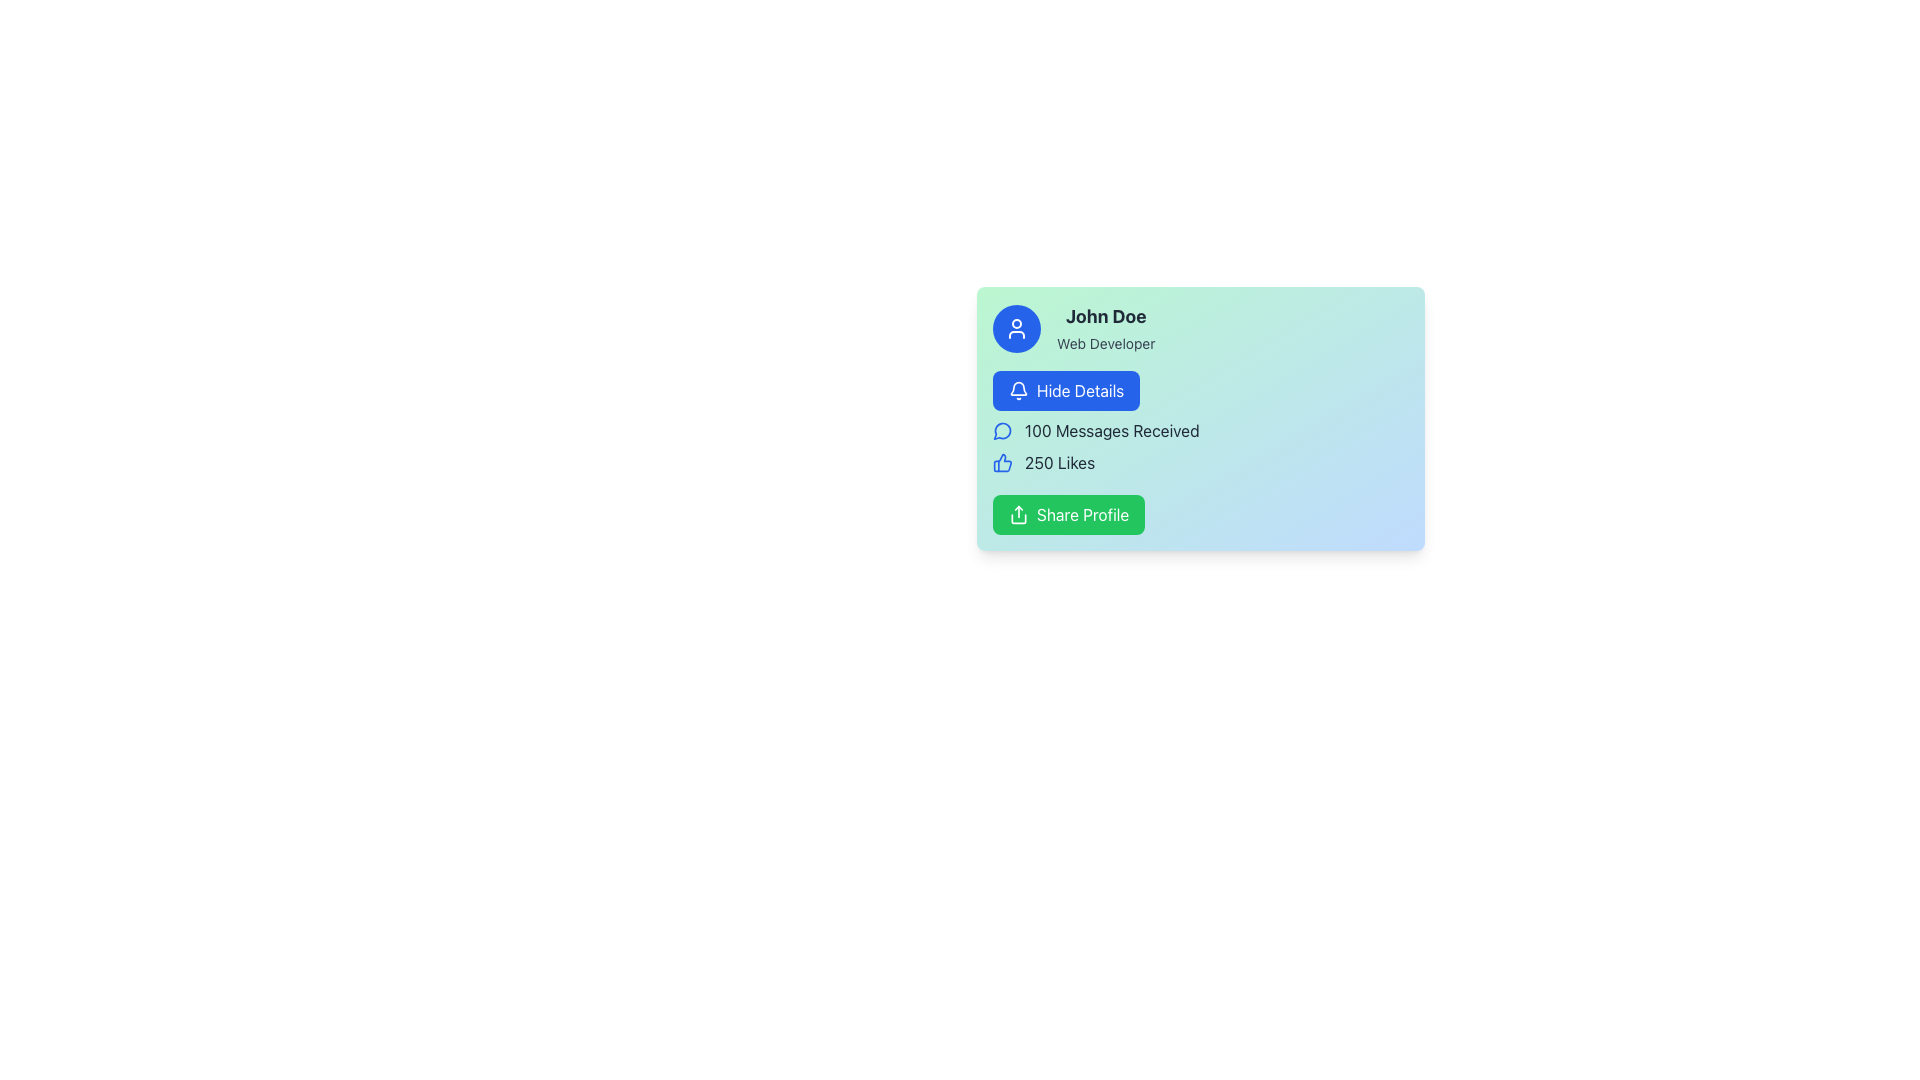  What do you see at coordinates (1105, 315) in the screenshot?
I see `the text label displaying 'John Doe', which is styled in bold and dark color, located near the top-left of the card-like section, right of a circular icon, above the sub-label 'Web Developer'` at bounding box center [1105, 315].